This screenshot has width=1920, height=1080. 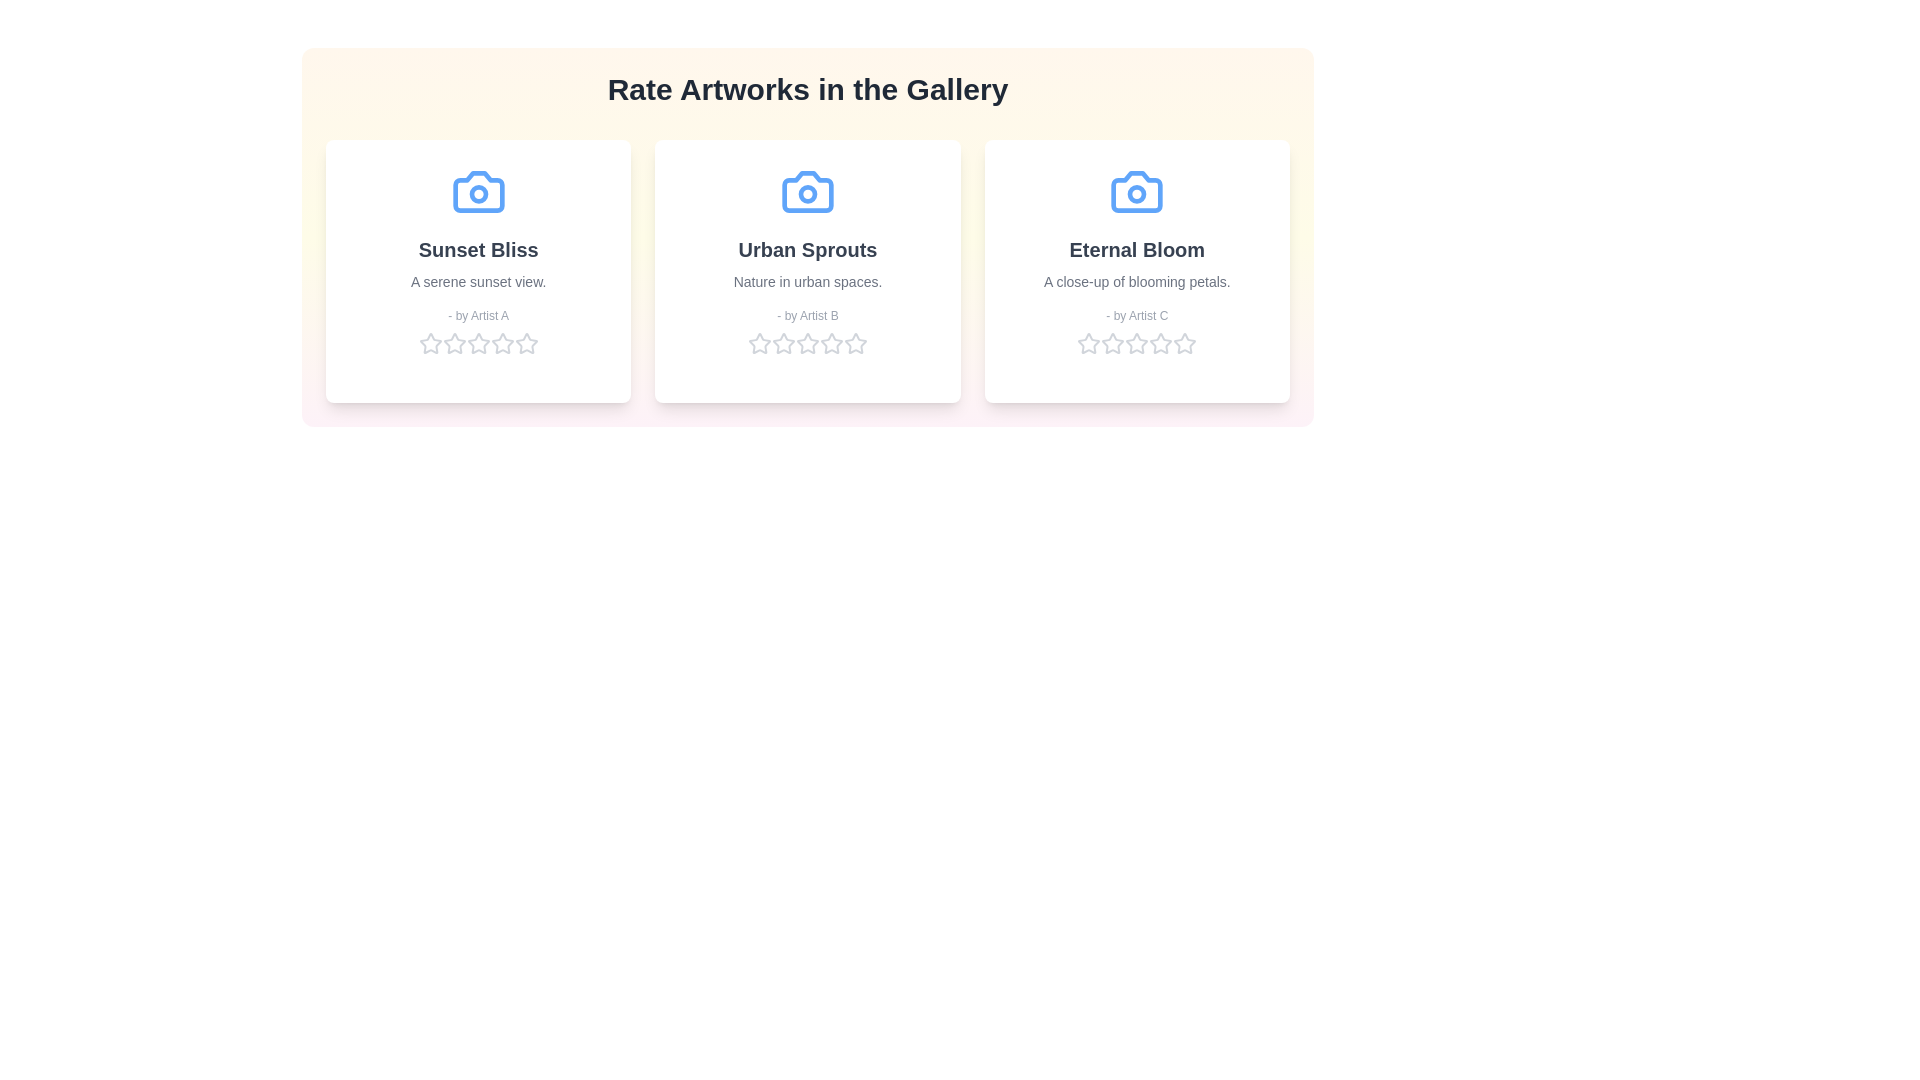 I want to click on the star corresponding to 4 for the artwork 'Urban Sprouts' to set its rating, so click(x=831, y=342).